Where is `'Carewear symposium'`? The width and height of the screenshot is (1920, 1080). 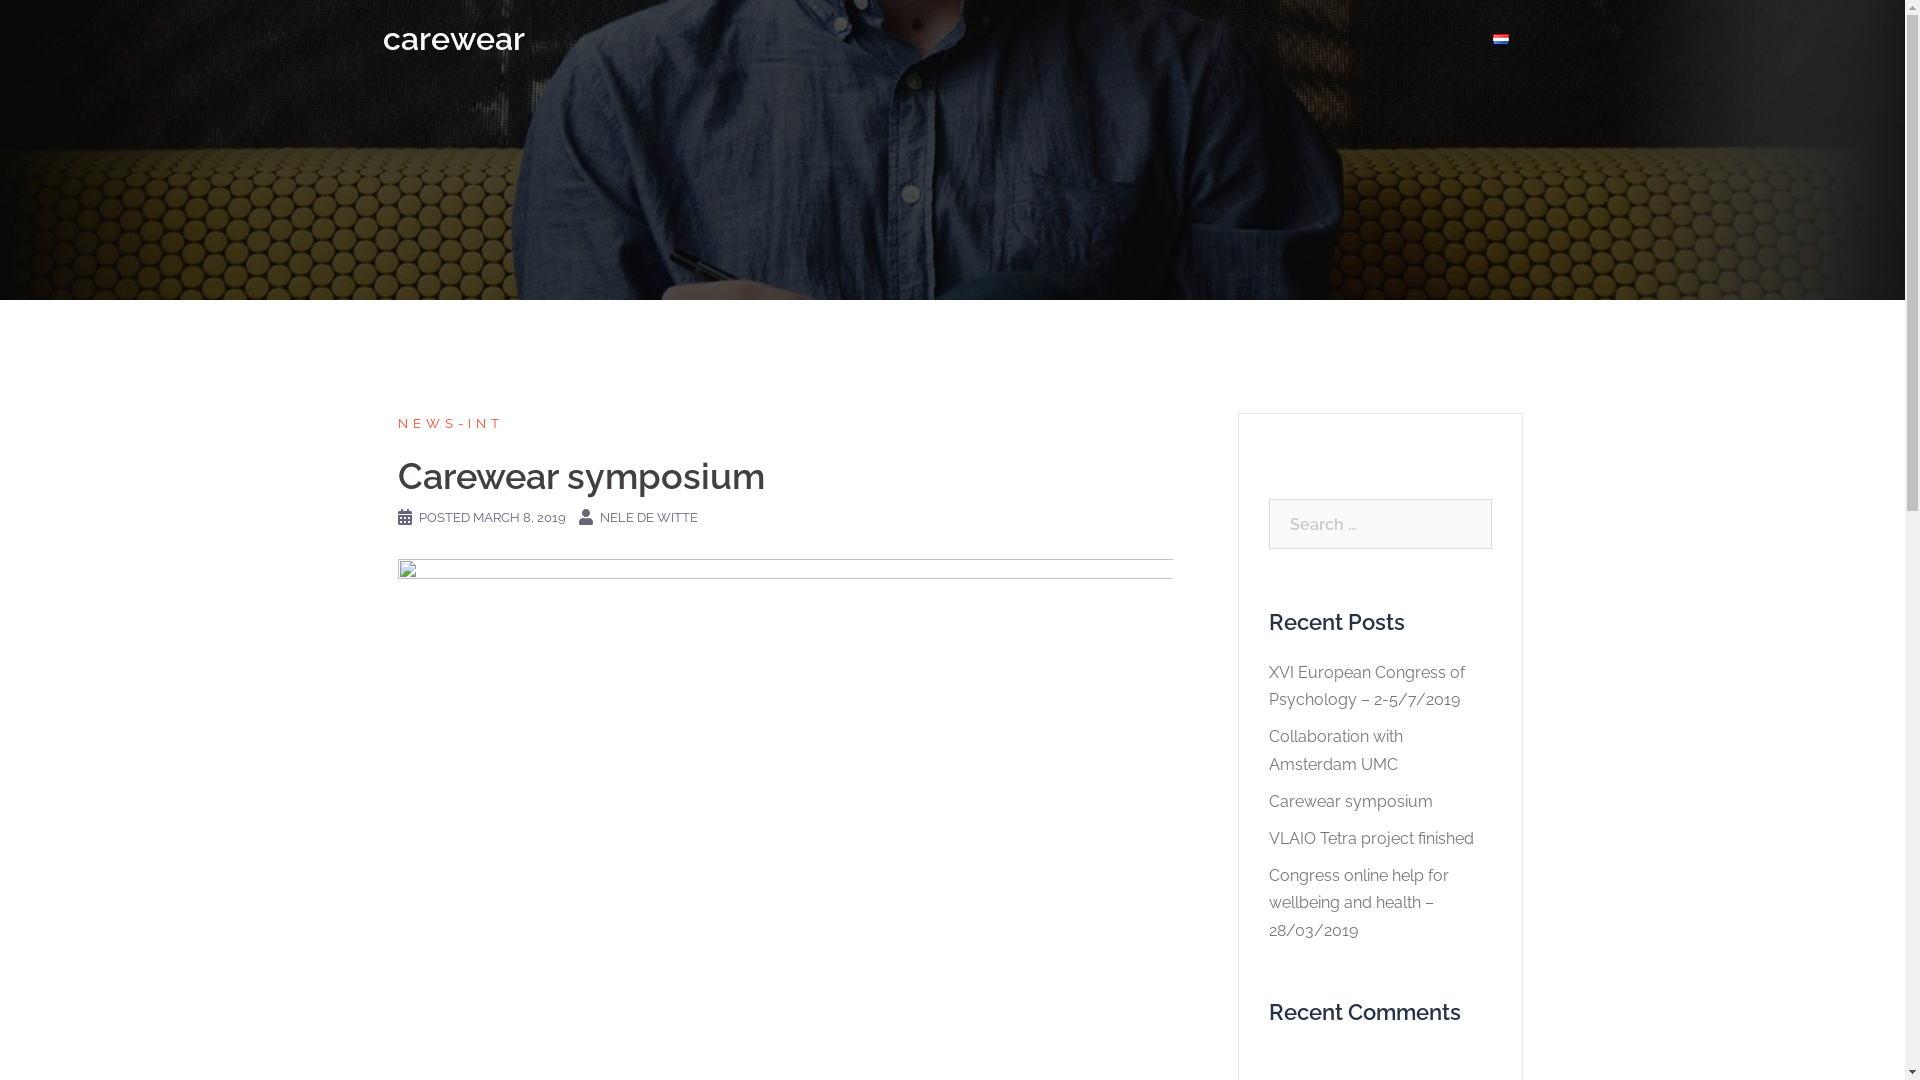
'Carewear symposium' is located at coordinates (1349, 800).